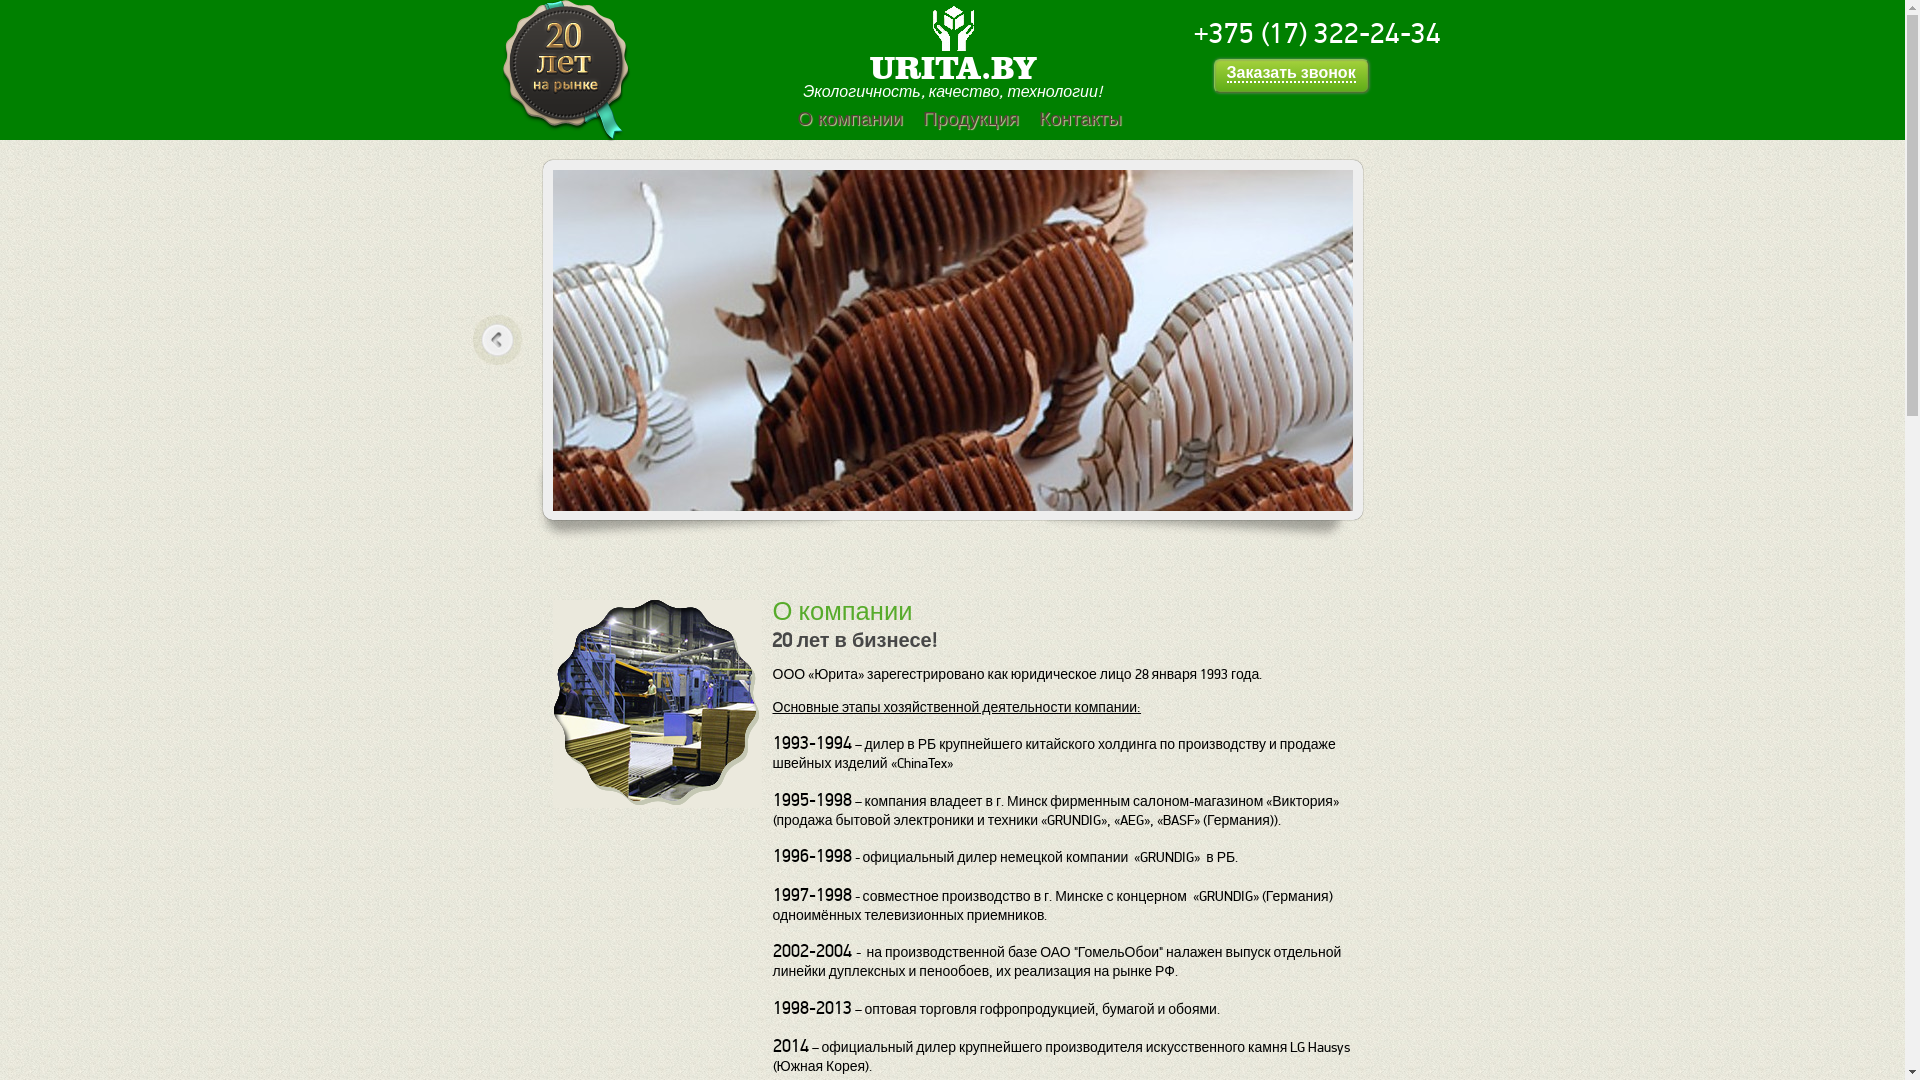 This screenshot has width=1920, height=1080. What do you see at coordinates (952, 66) in the screenshot?
I see `'URITA.BY'` at bounding box center [952, 66].